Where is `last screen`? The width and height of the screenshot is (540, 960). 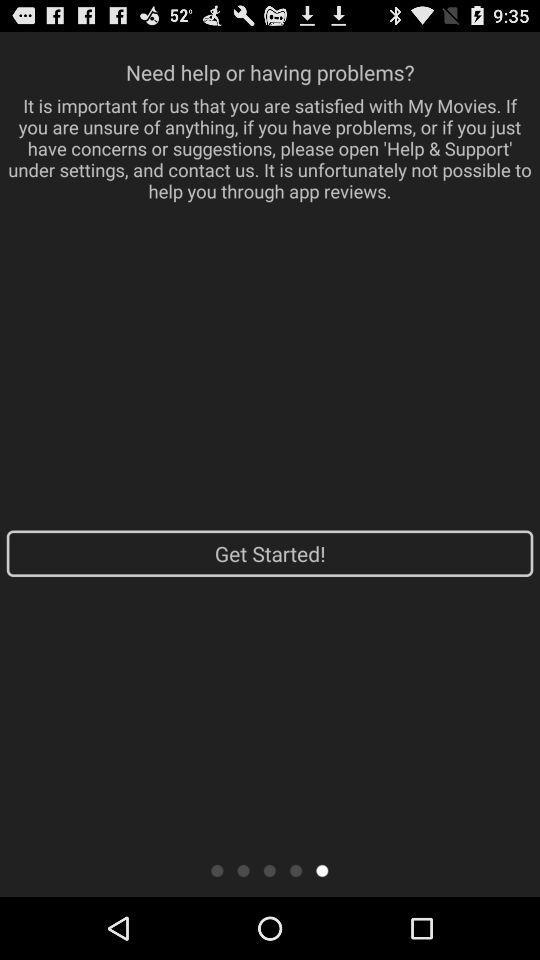
last screen is located at coordinates (322, 869).